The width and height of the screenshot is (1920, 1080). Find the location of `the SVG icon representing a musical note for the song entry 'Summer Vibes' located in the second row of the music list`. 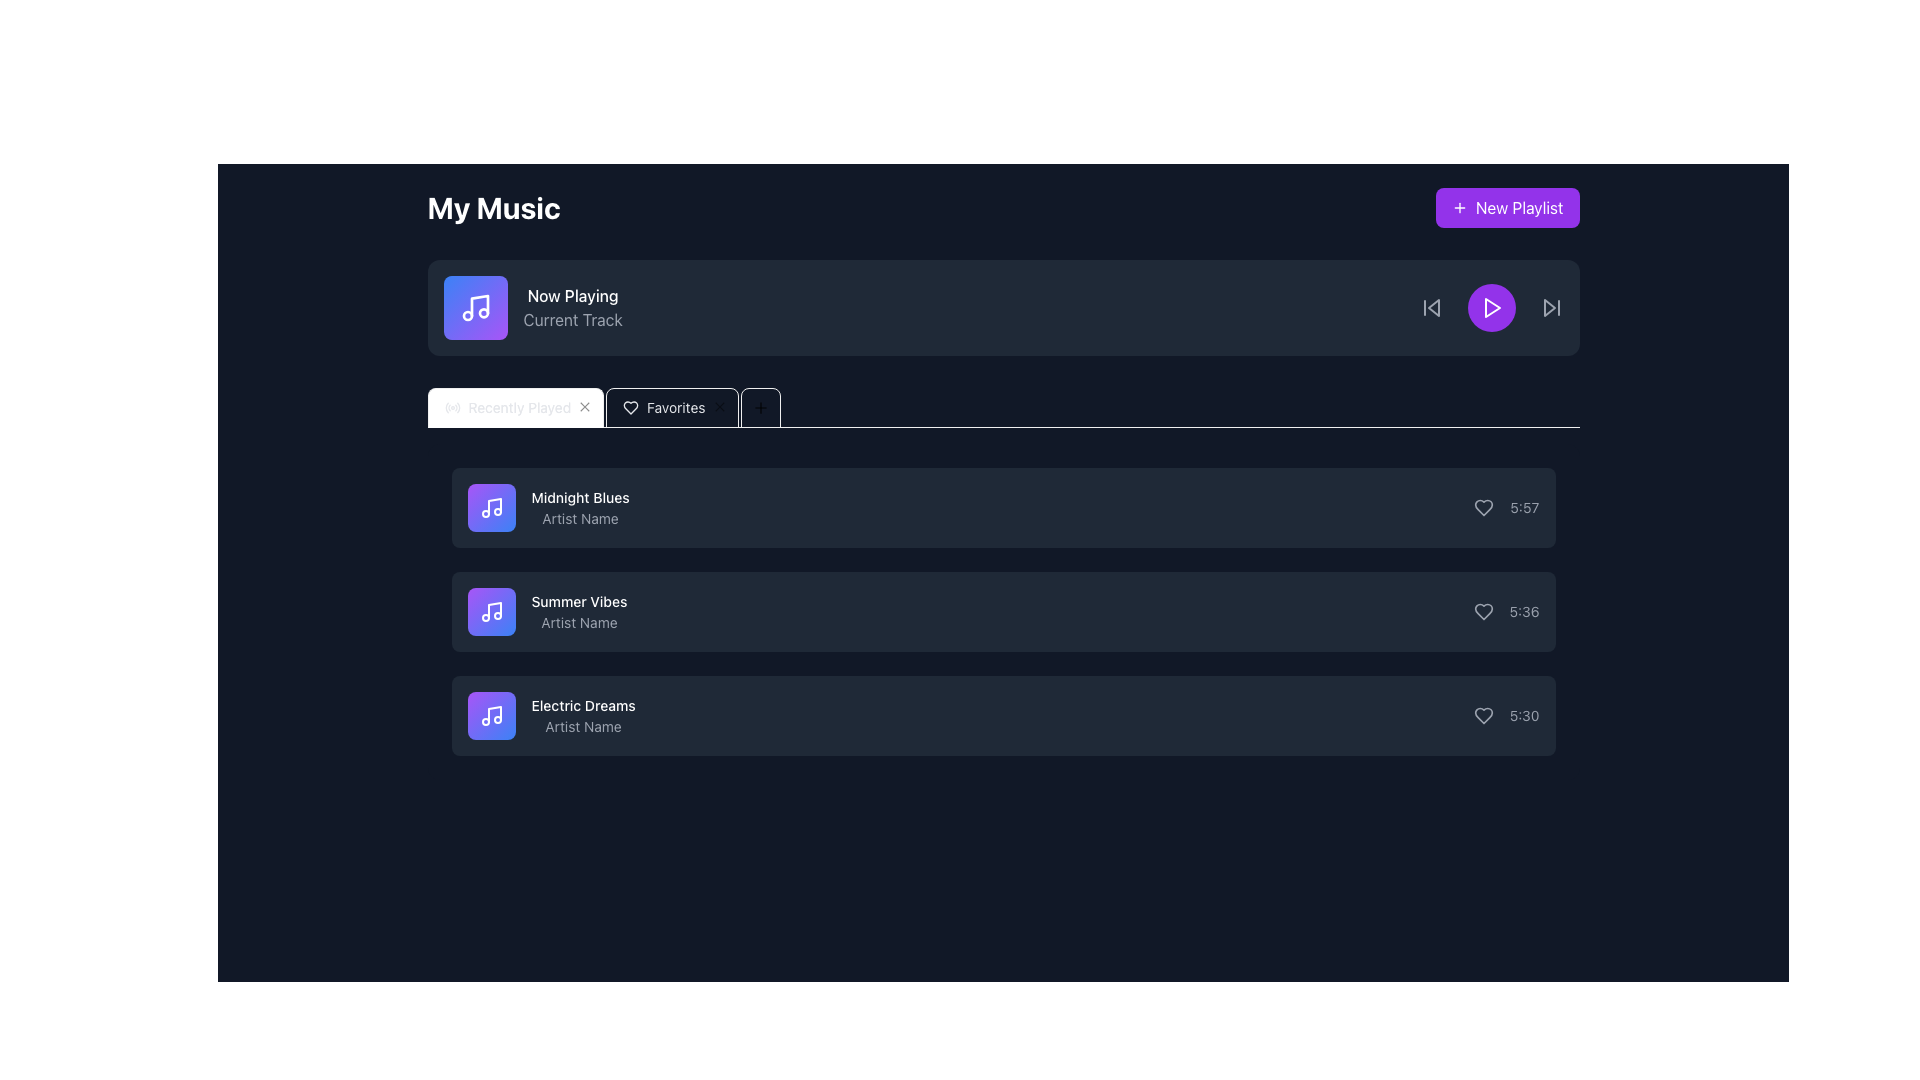

the SVG icon representing a musical note for the song entry 'Summer Vibes' located in the second row of the music list is located at coordinates (494, 609).